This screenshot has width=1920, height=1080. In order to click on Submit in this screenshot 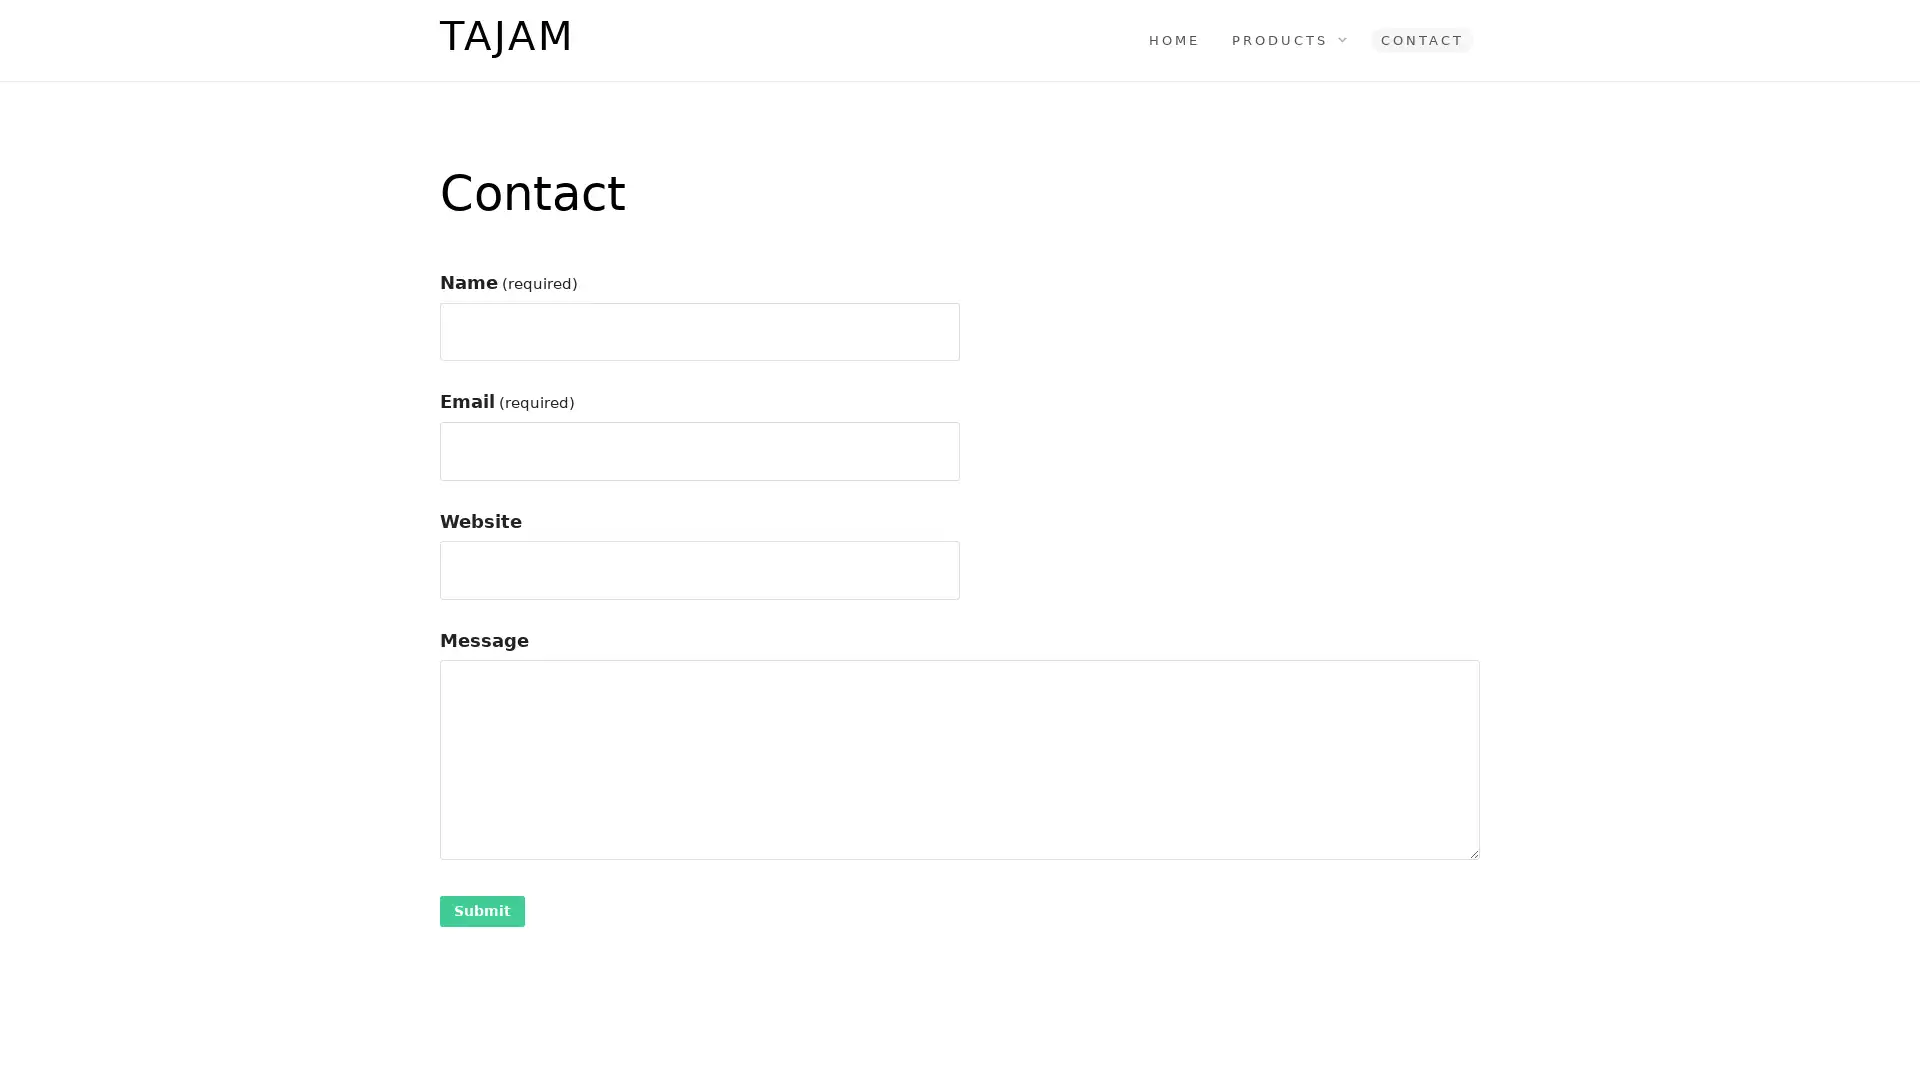, I will do `click(482, 910)`.